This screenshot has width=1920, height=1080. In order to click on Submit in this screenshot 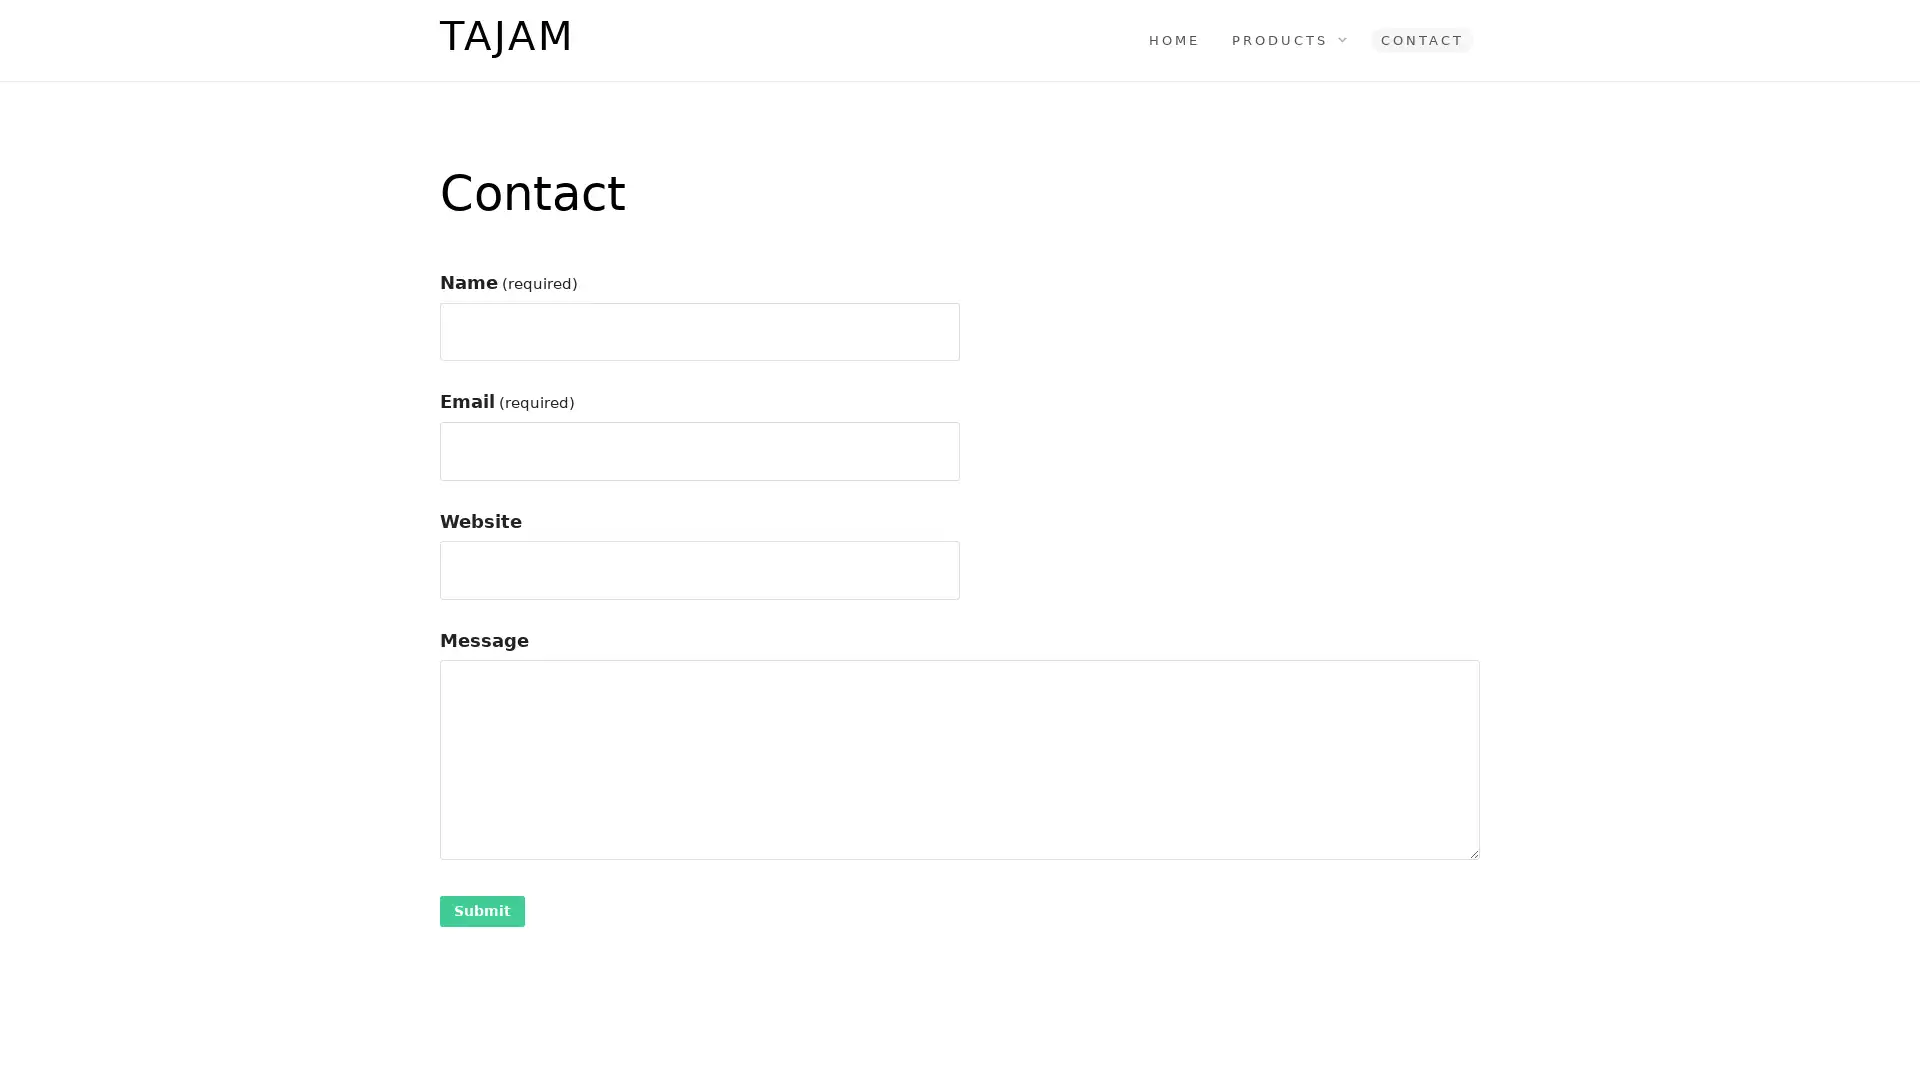, I will do `click(482, 910)`.